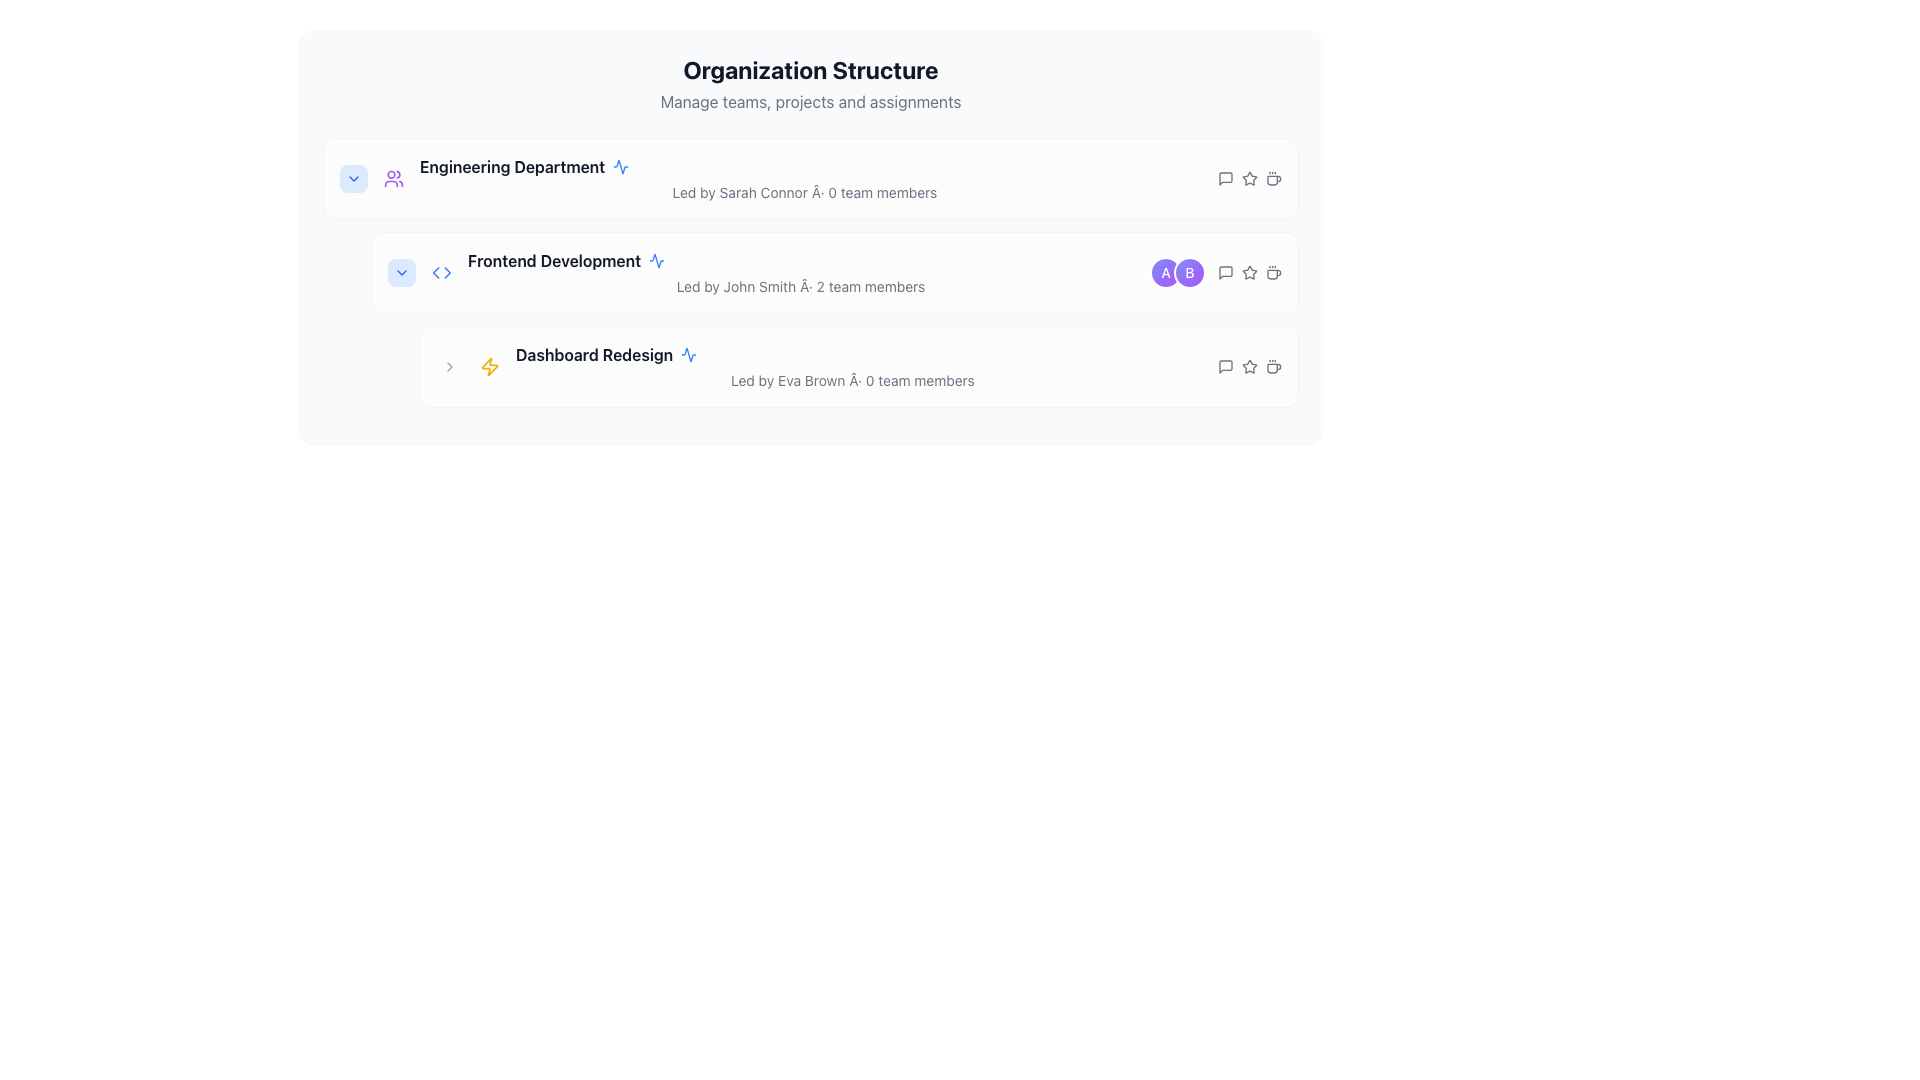  What do you see at coordinates (1248, 366) in the screenshot?
I see `the favorite button, represented by a star icon, located on the right-hand side of the third section in the Dashboard Redesign list` at bounding box center [1248, 366].